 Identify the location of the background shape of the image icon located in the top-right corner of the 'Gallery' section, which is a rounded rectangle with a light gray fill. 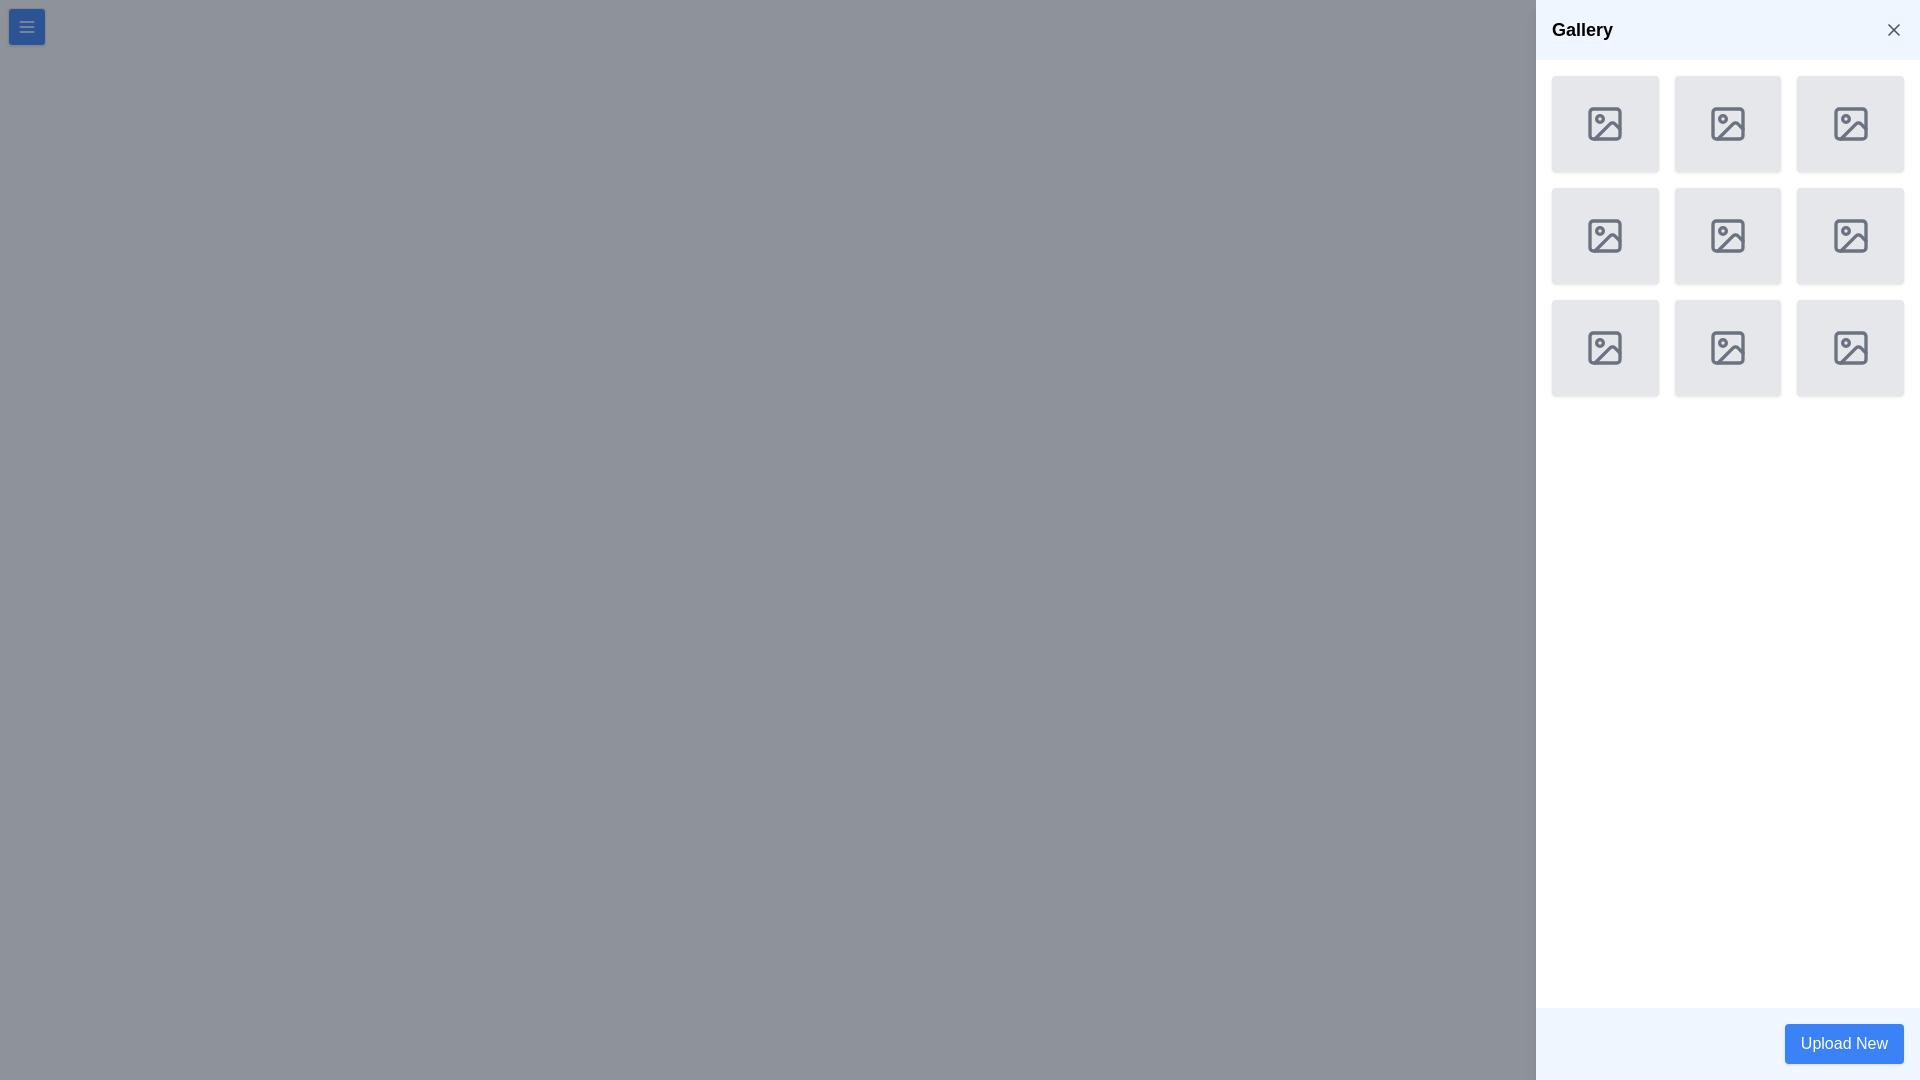
(1849, 123).